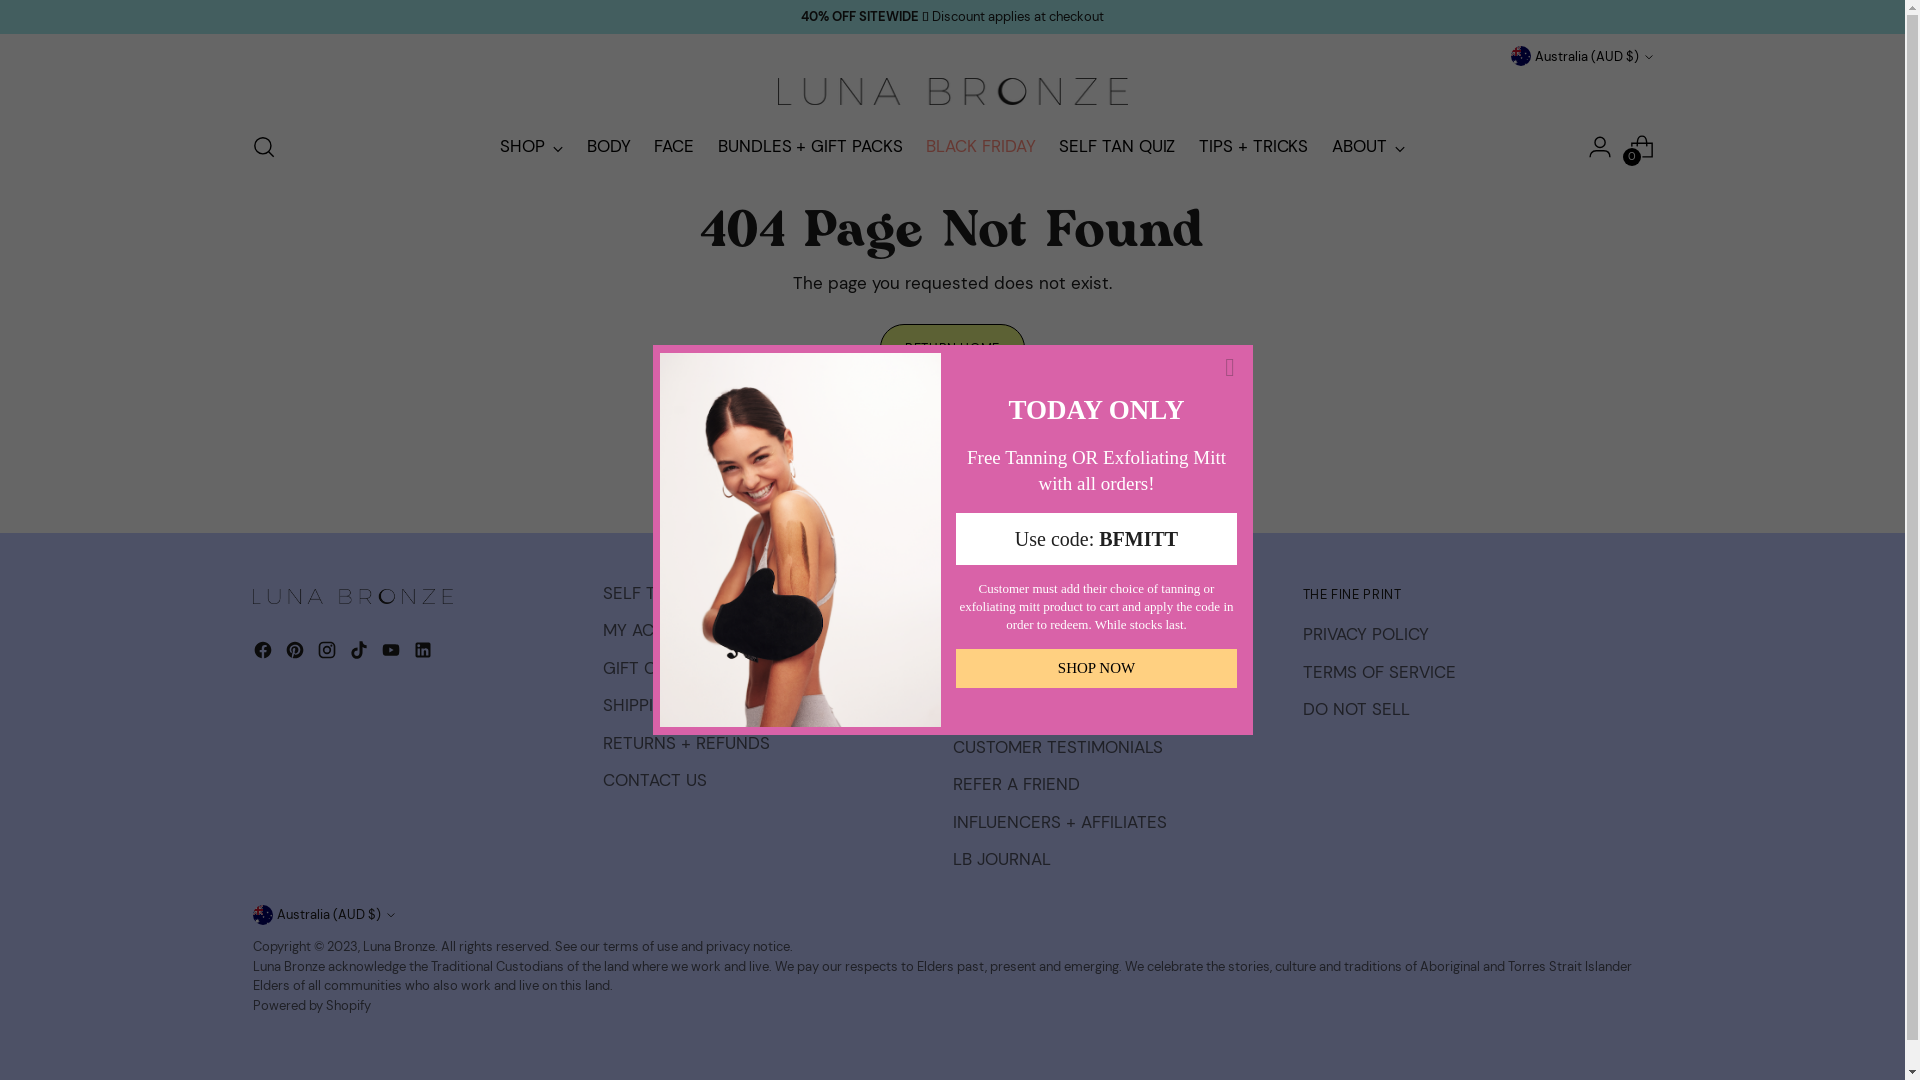  Describe the element at coordinates (295, 654) in the screenshot. I see `'Luna Bronze on Pinterest'` at that location.